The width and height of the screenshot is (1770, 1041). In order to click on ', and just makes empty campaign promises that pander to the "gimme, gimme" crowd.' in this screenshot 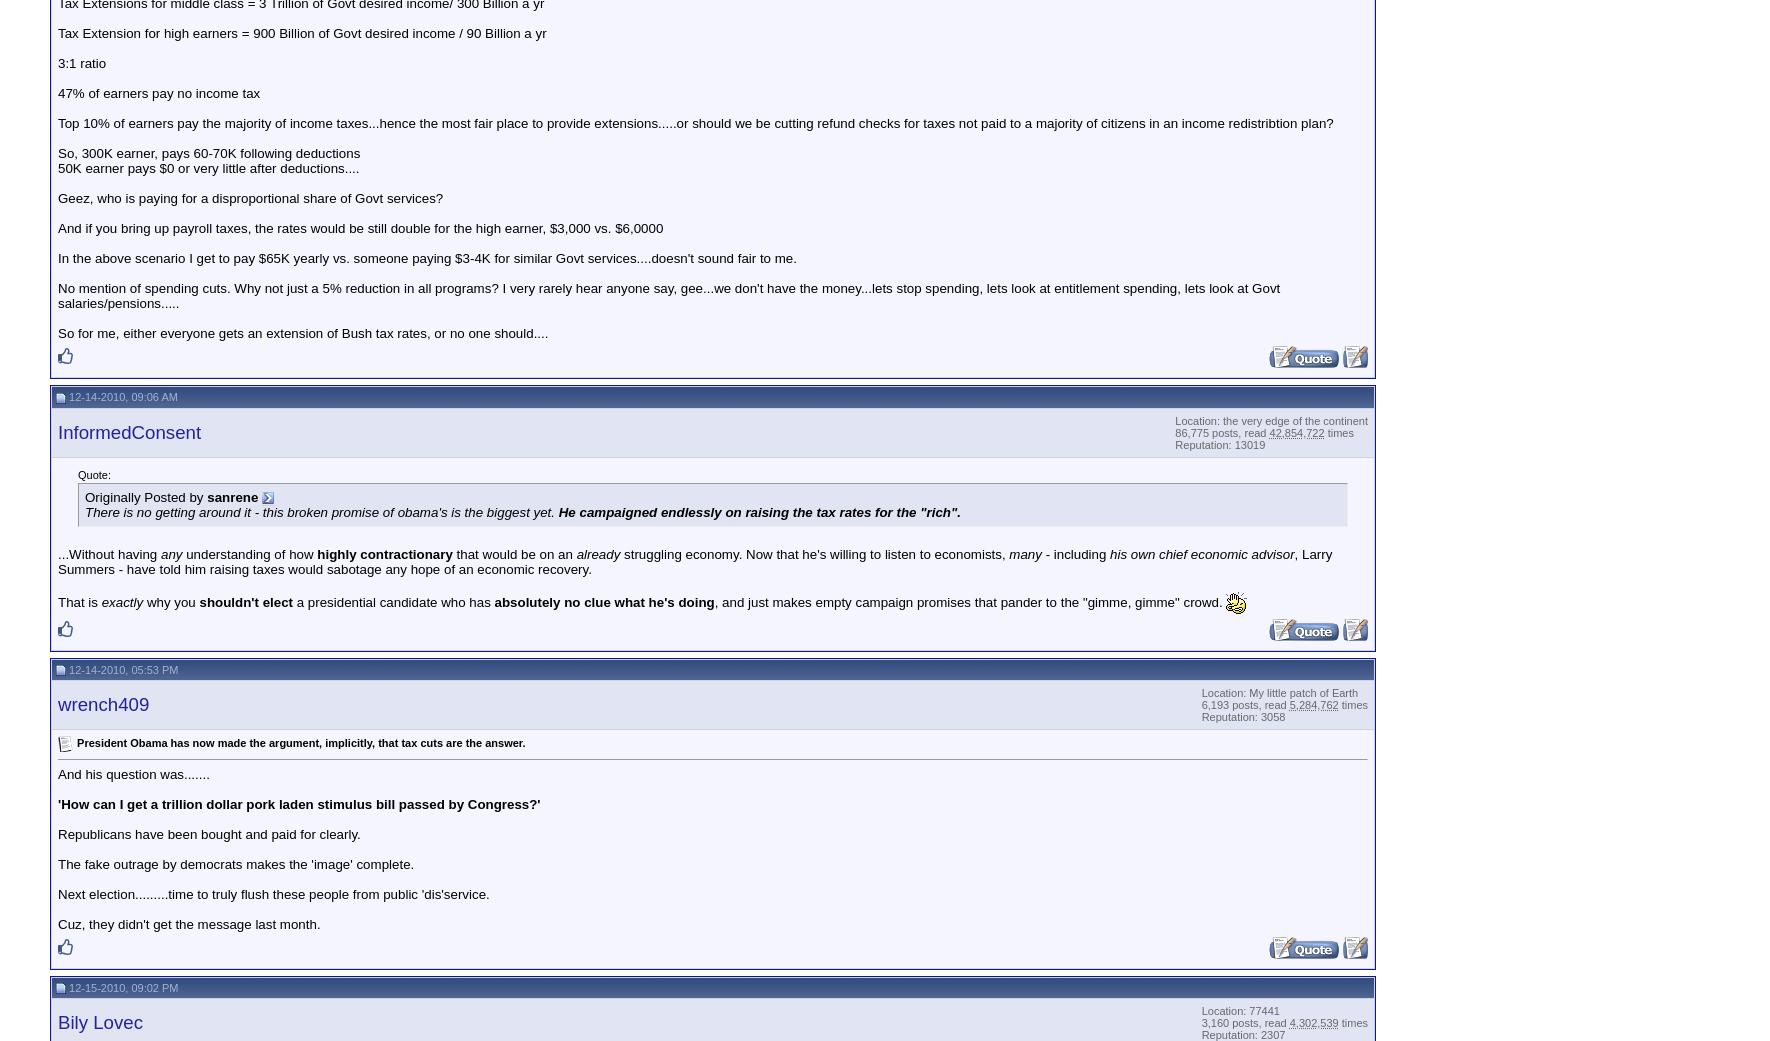, I will do `click(968, 601)`.